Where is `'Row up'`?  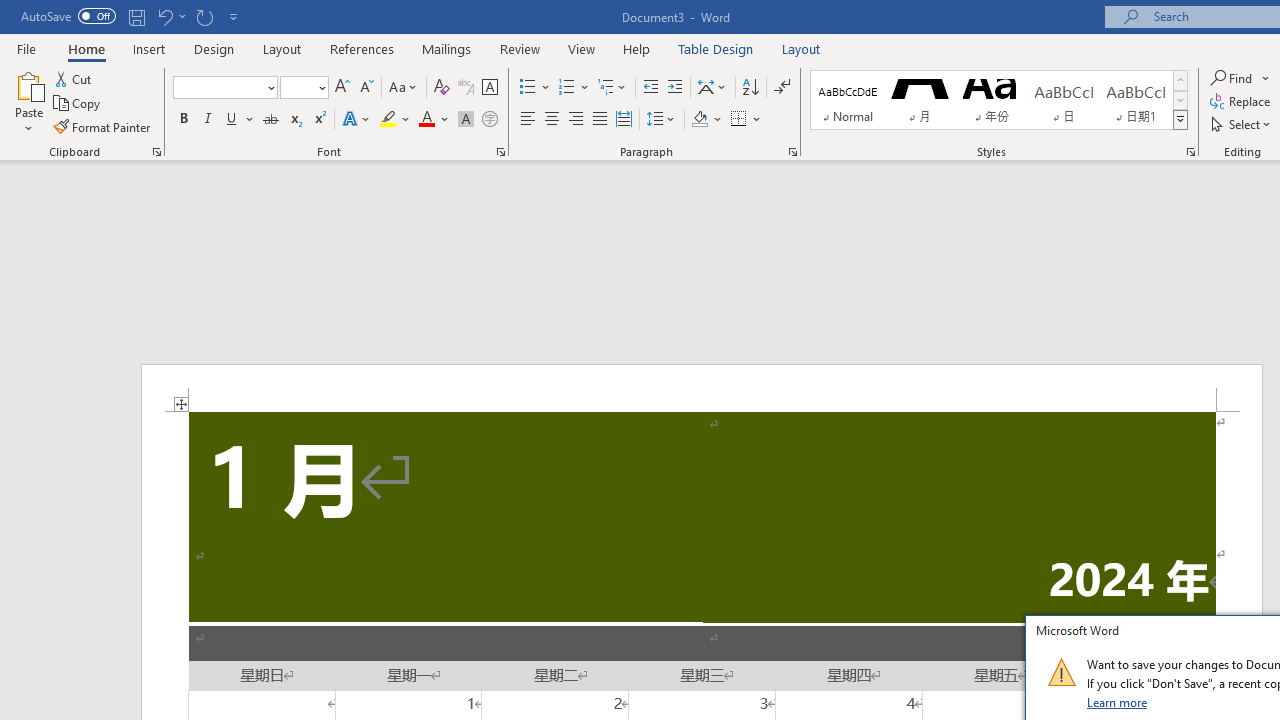 'Row up' is located at coordinates (1180, 79).